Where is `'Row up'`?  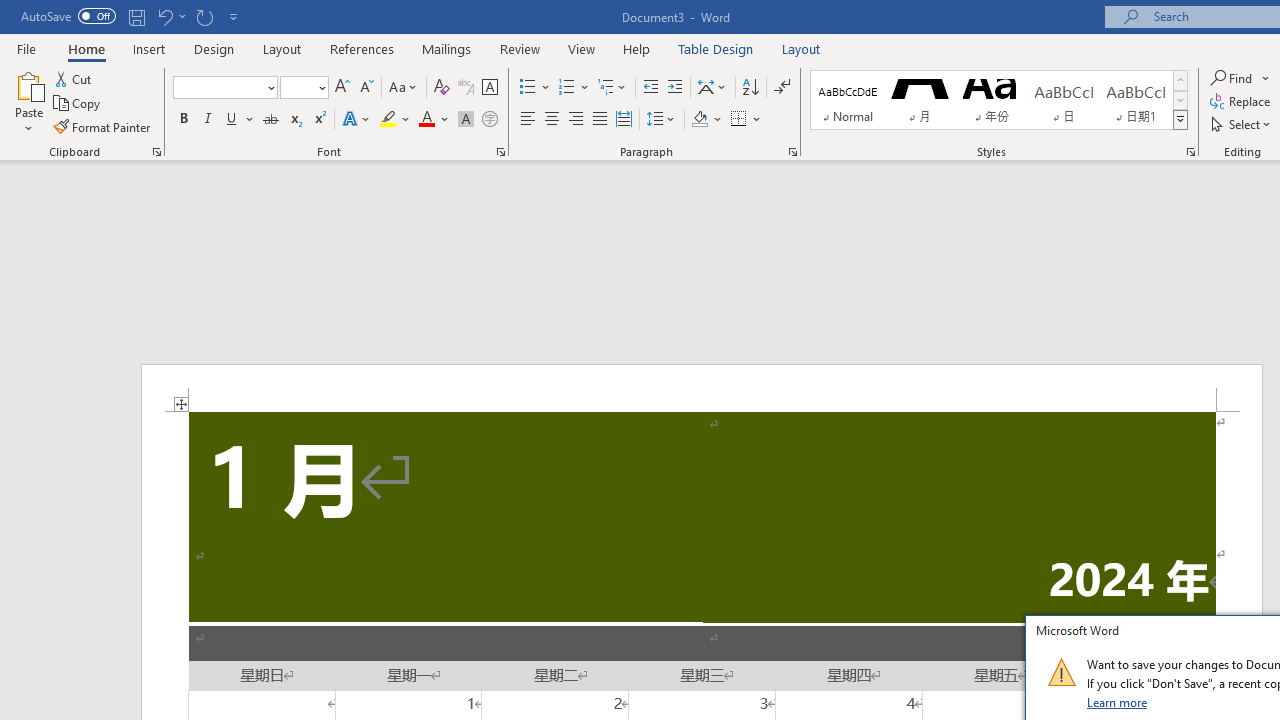 'Row up' is located at coordinates (1180, 79).